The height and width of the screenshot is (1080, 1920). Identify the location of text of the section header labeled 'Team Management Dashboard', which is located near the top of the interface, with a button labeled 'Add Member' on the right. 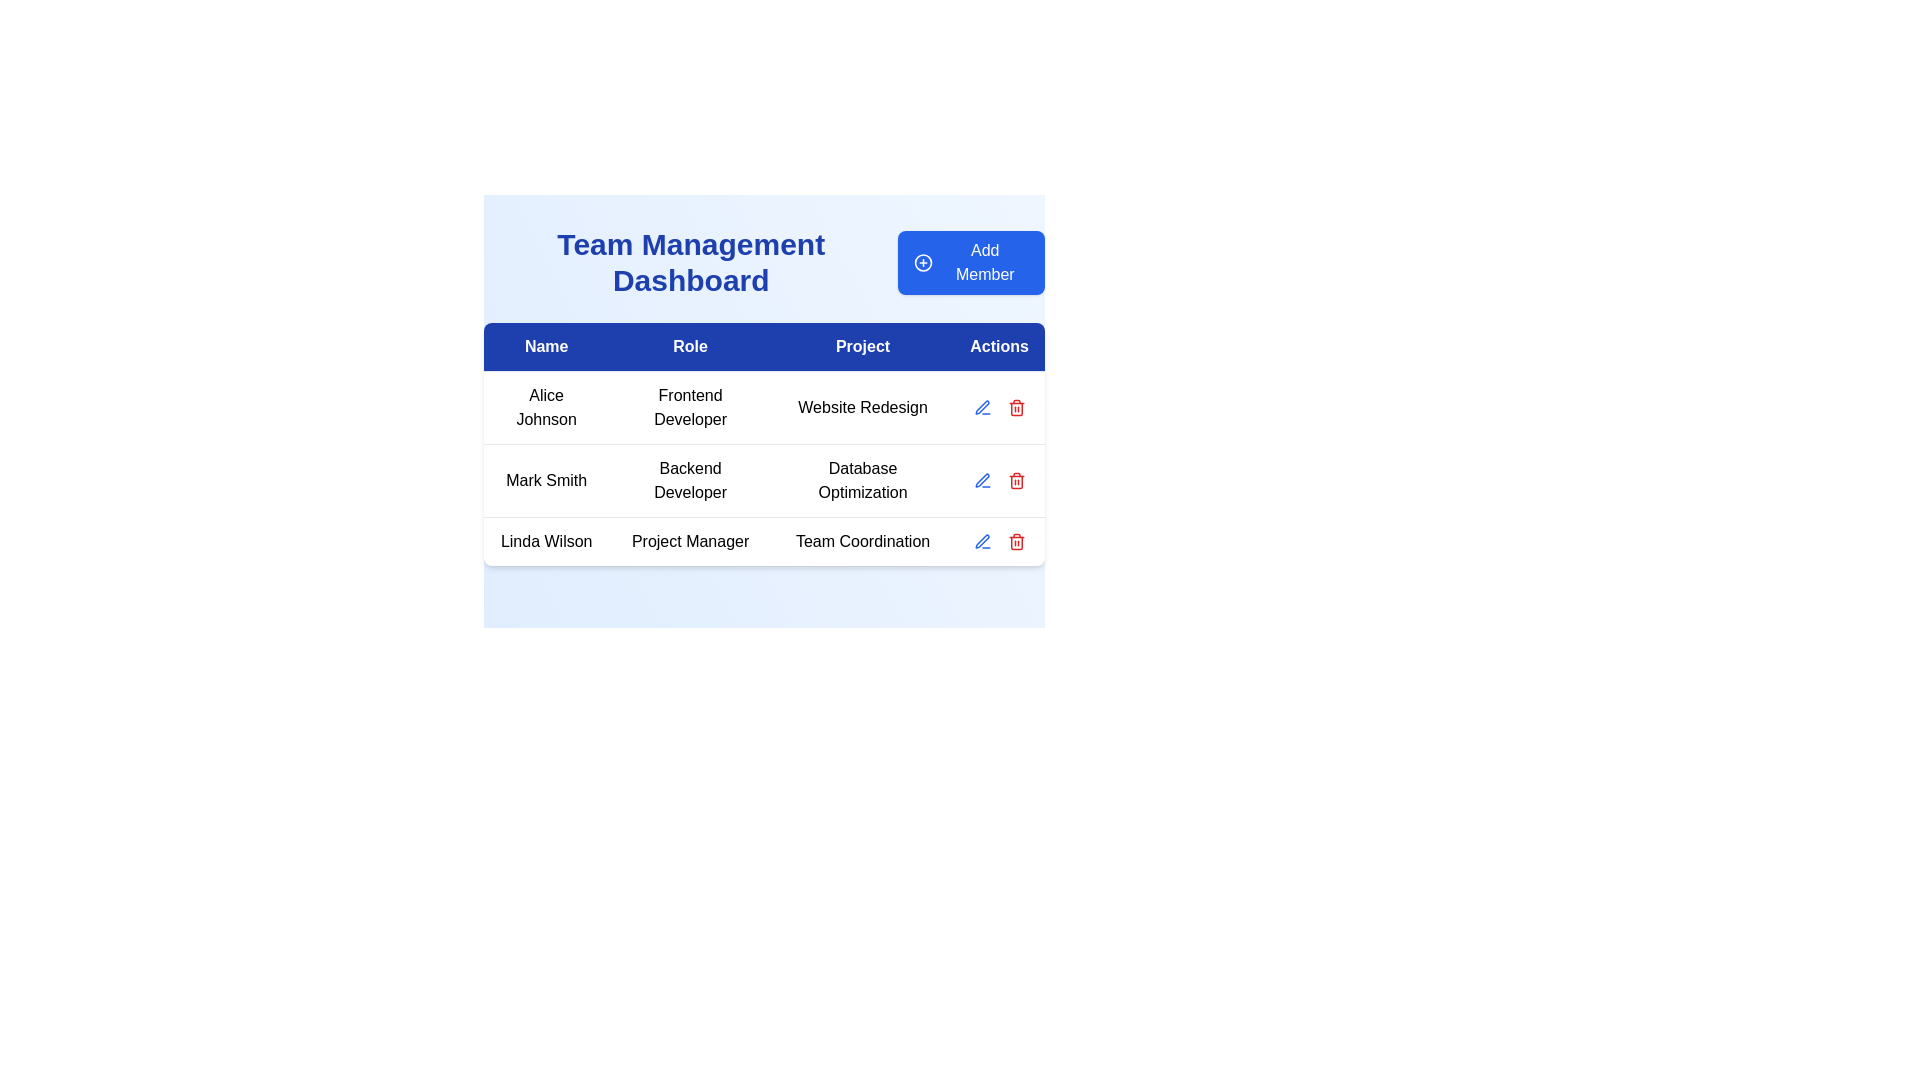
(763, 261).